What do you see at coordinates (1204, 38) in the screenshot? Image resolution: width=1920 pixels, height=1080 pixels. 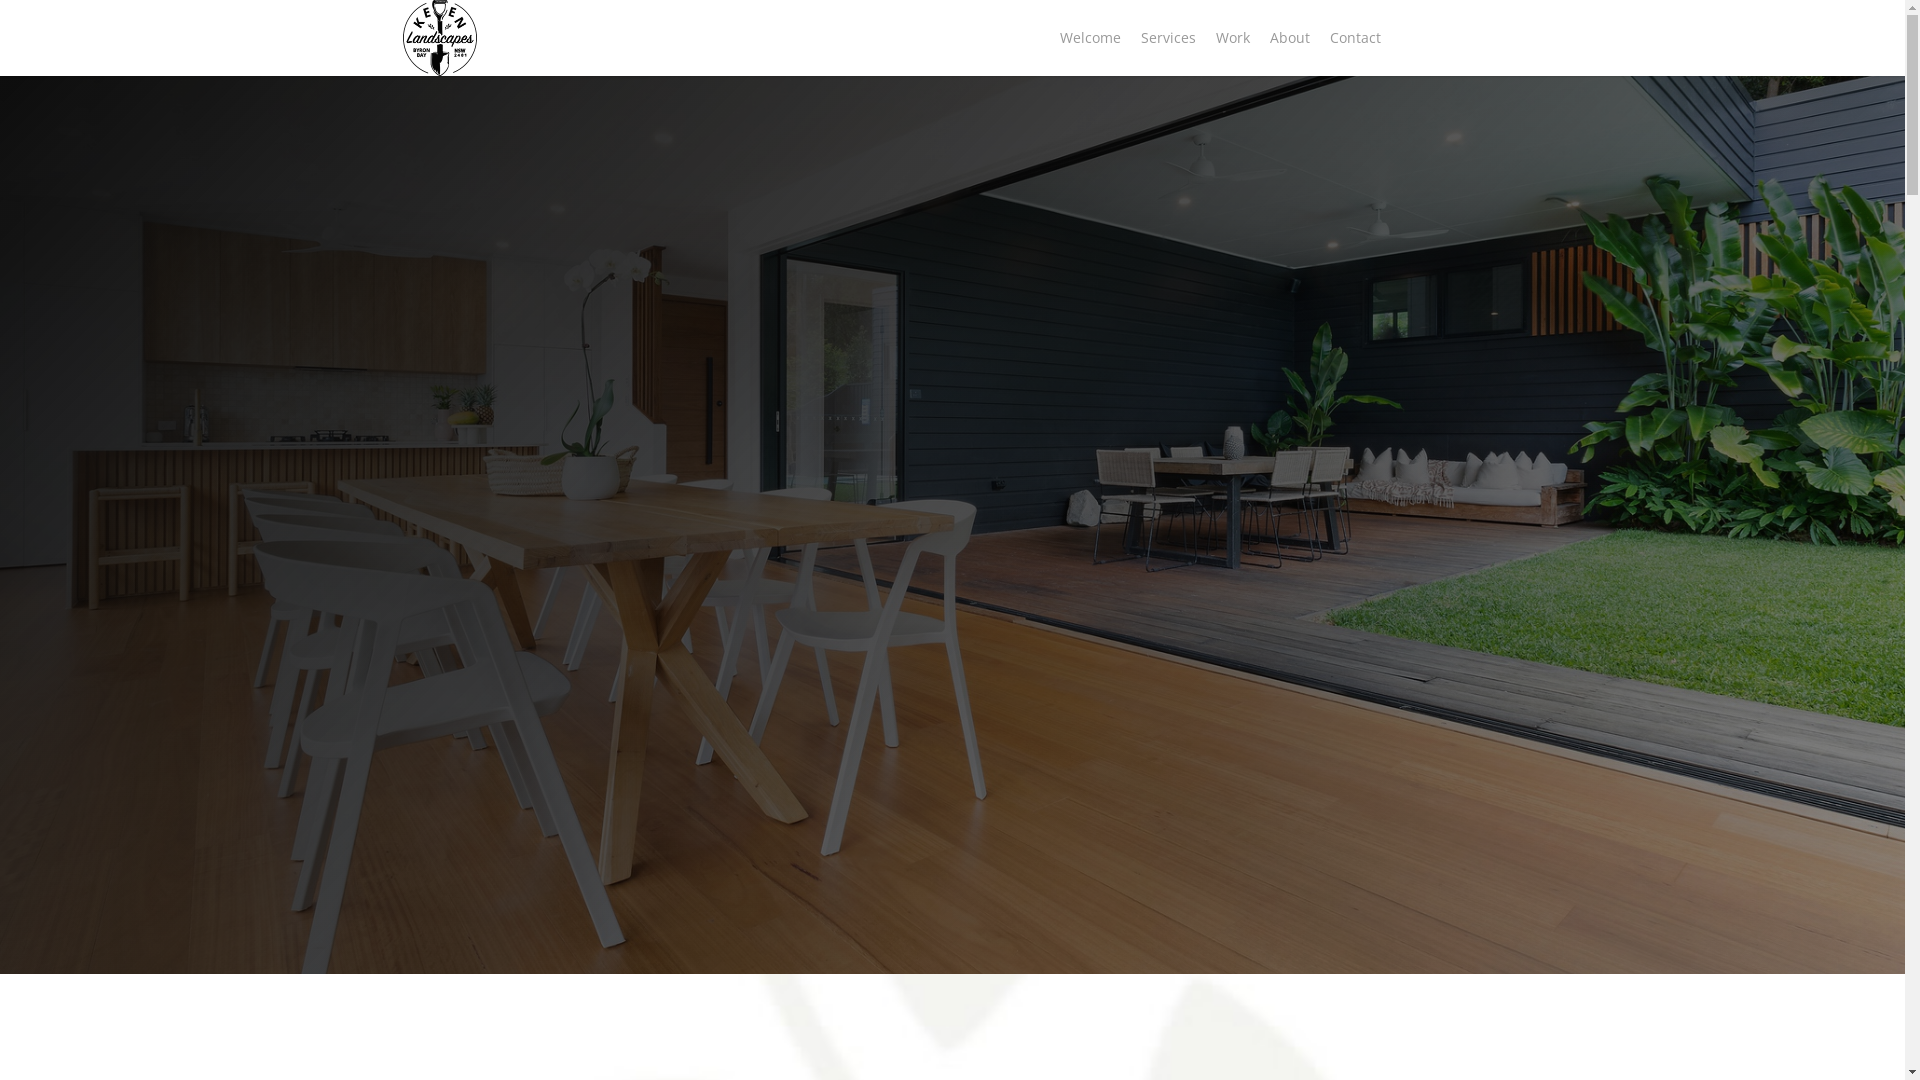 I see `'Work'` at bounding box center [1204, 38].